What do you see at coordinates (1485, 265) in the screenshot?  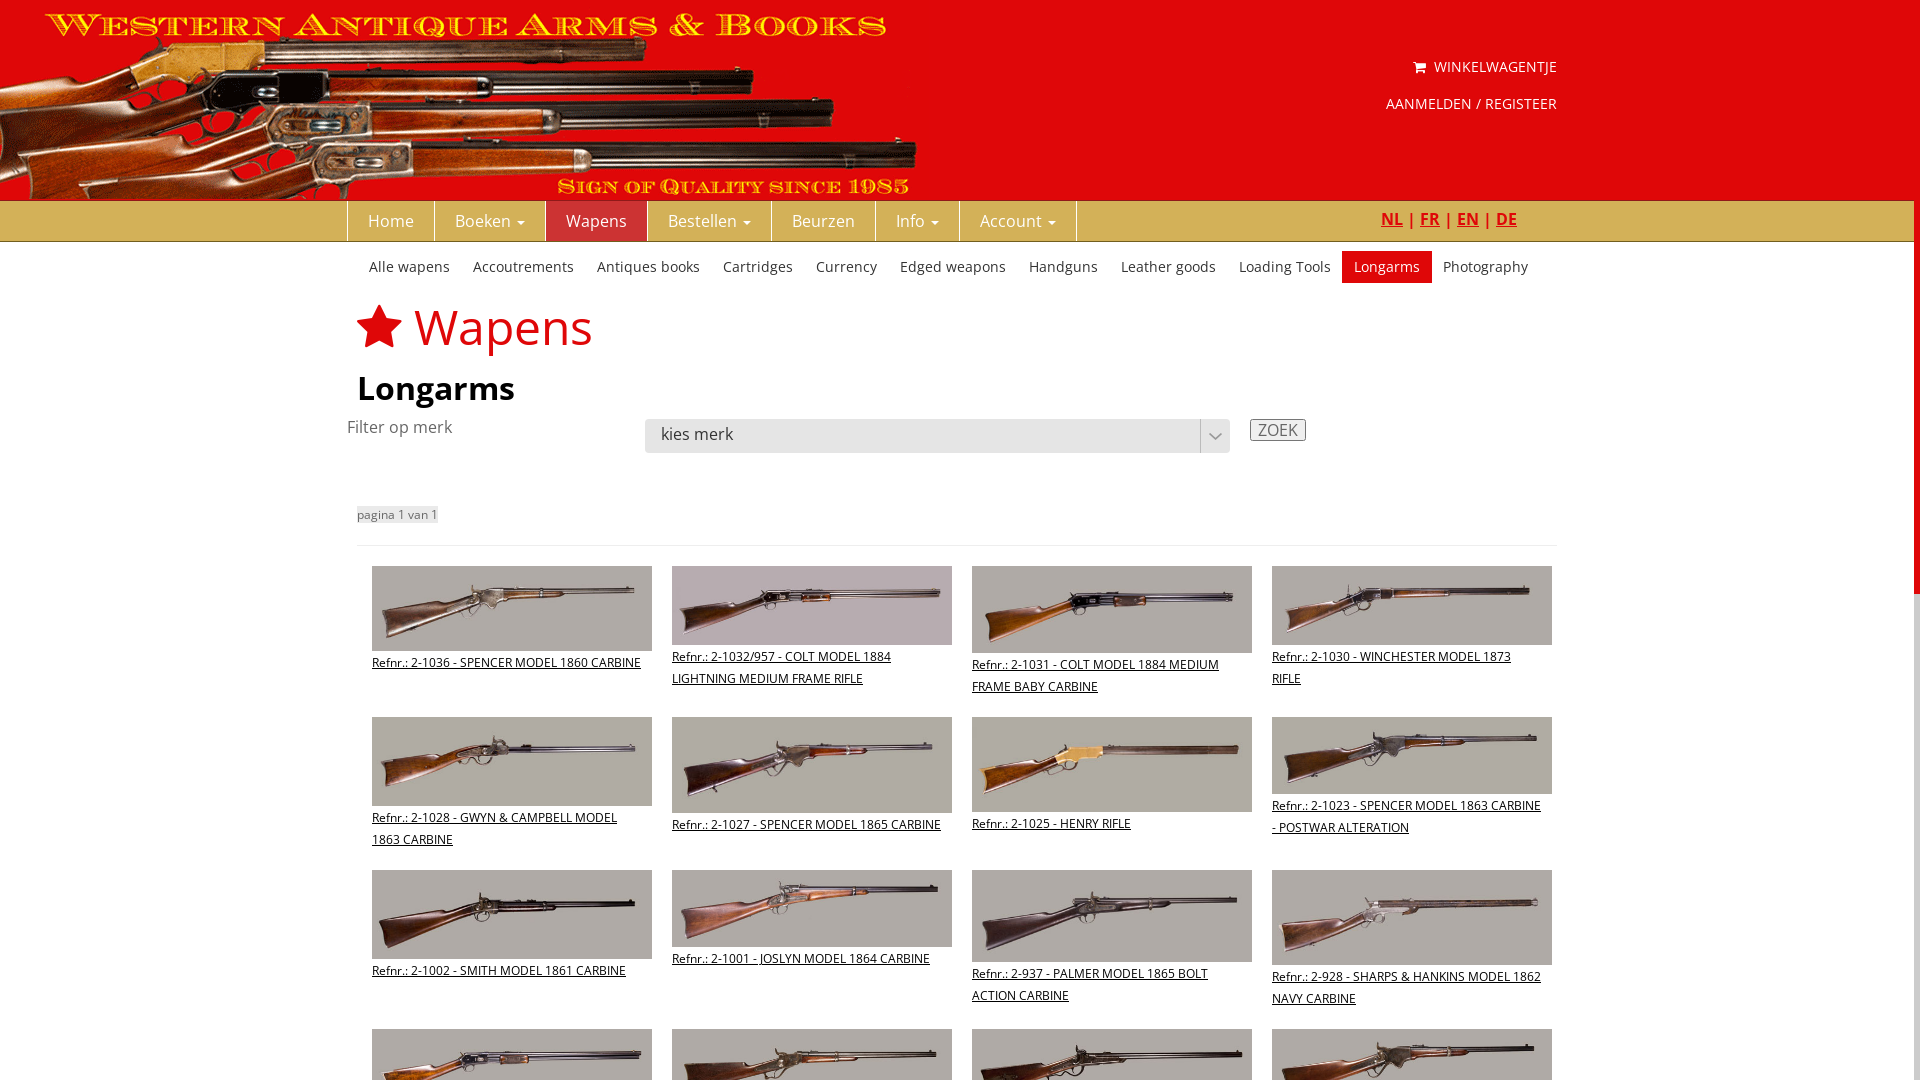 I see `'Photography'` at bounding box center [1485, 265].